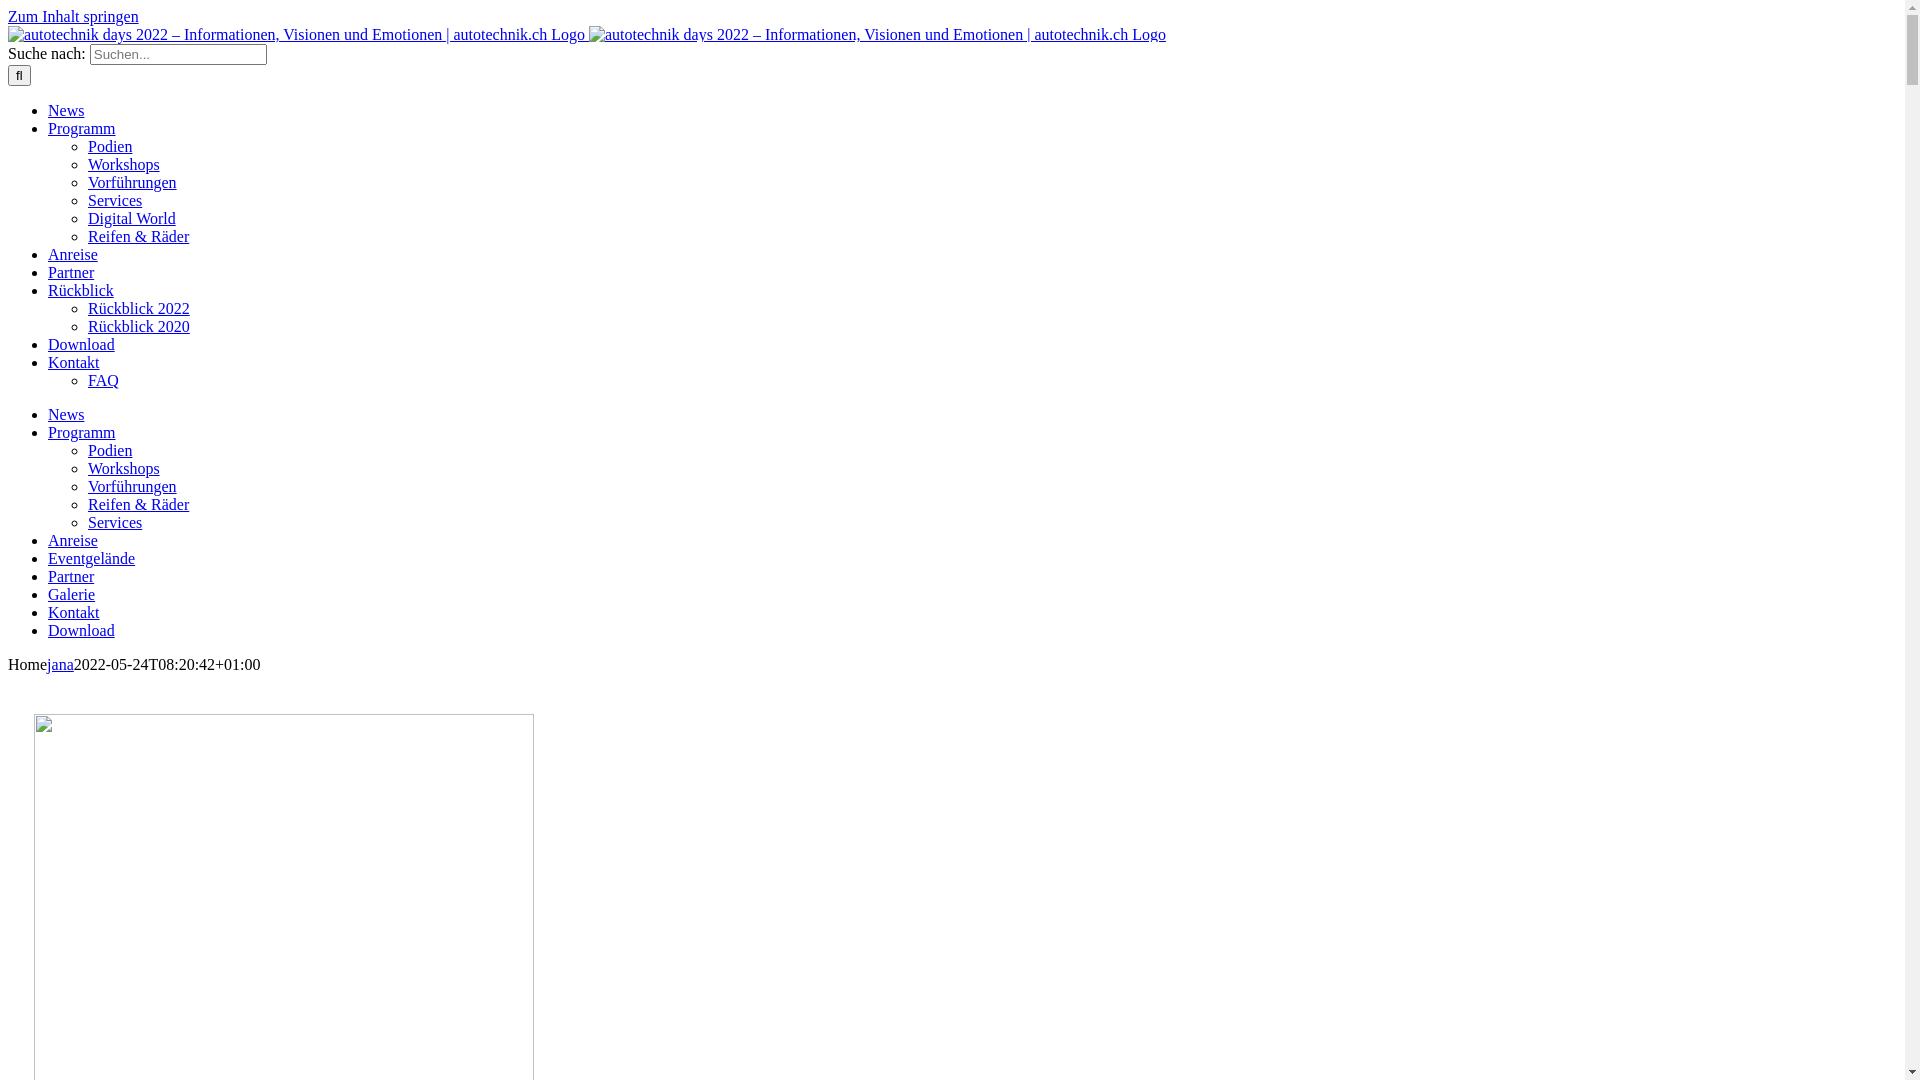  Describe the element at coordinates (72, 540) in the screenshot. I see `'Anreise'` at that location.